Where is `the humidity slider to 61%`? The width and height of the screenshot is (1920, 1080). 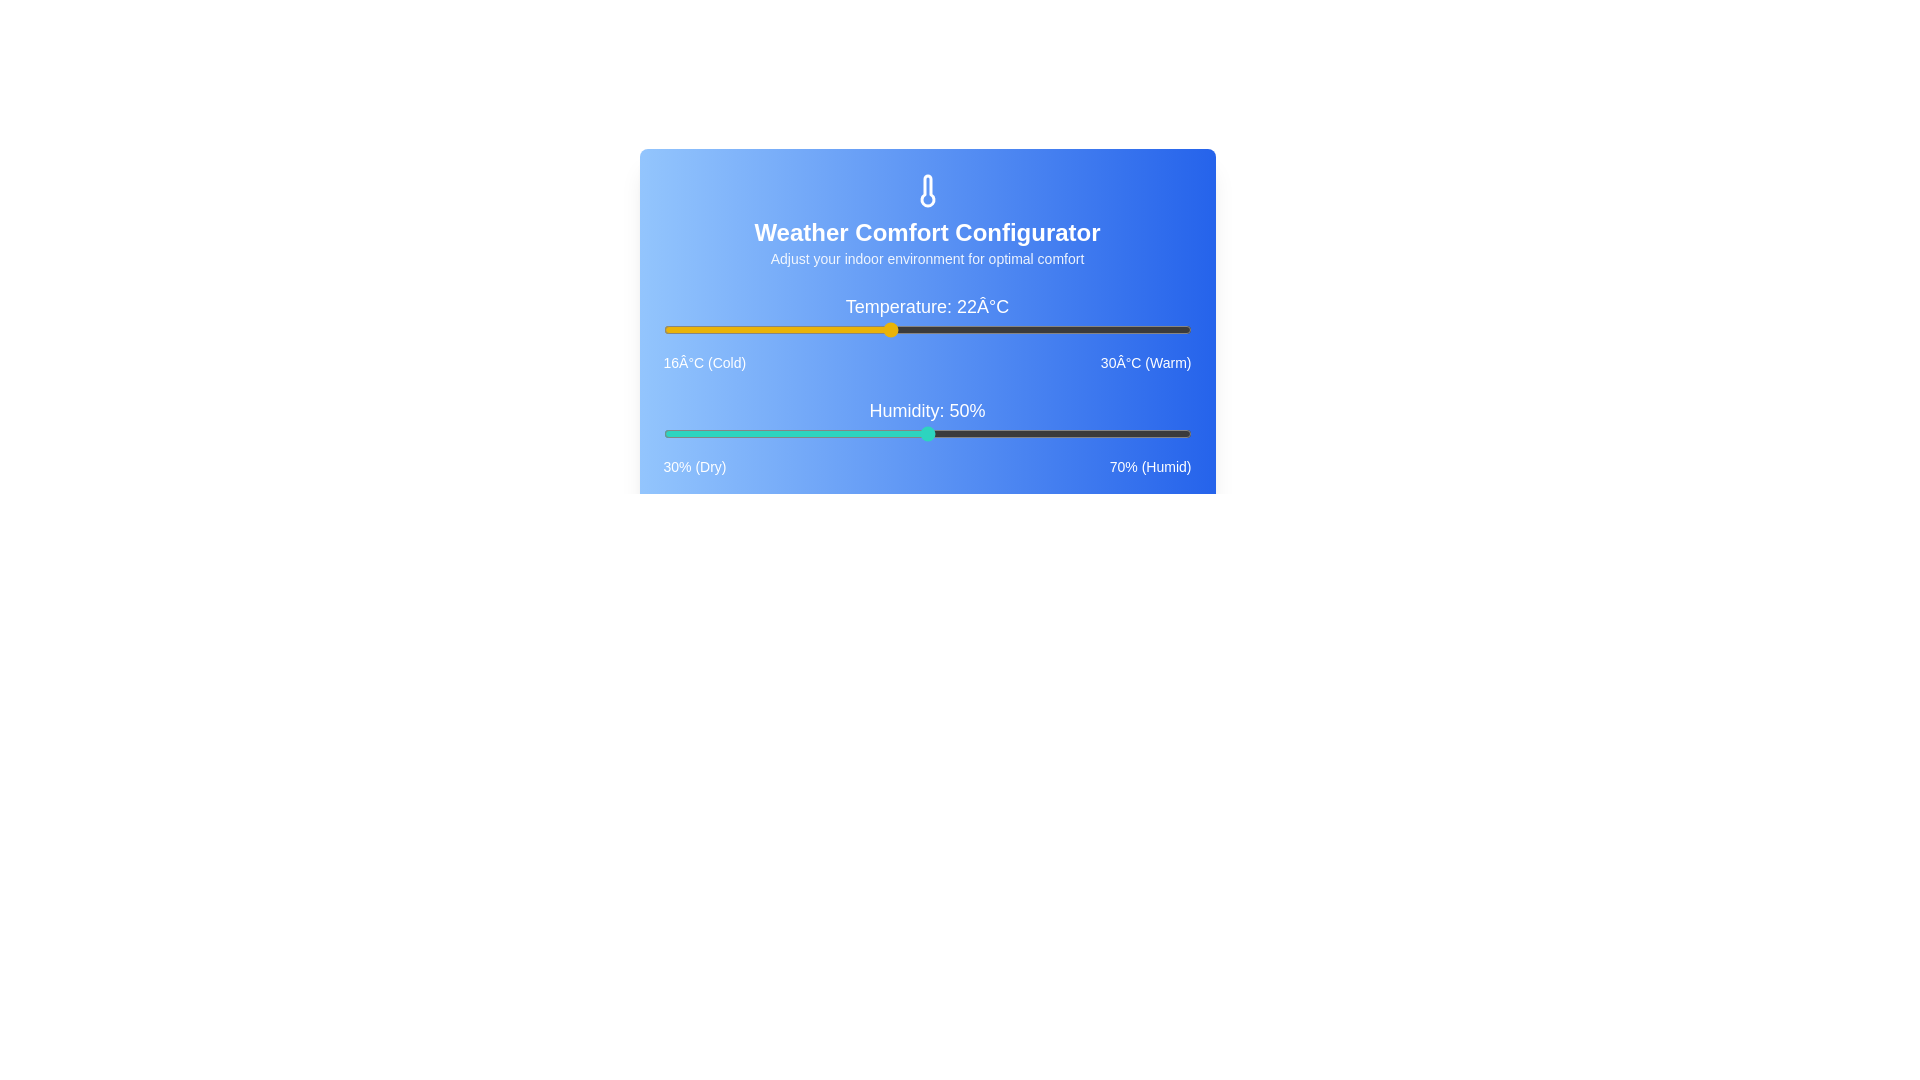 the humidity slider to 61% is located at coordinates (1071, 433).